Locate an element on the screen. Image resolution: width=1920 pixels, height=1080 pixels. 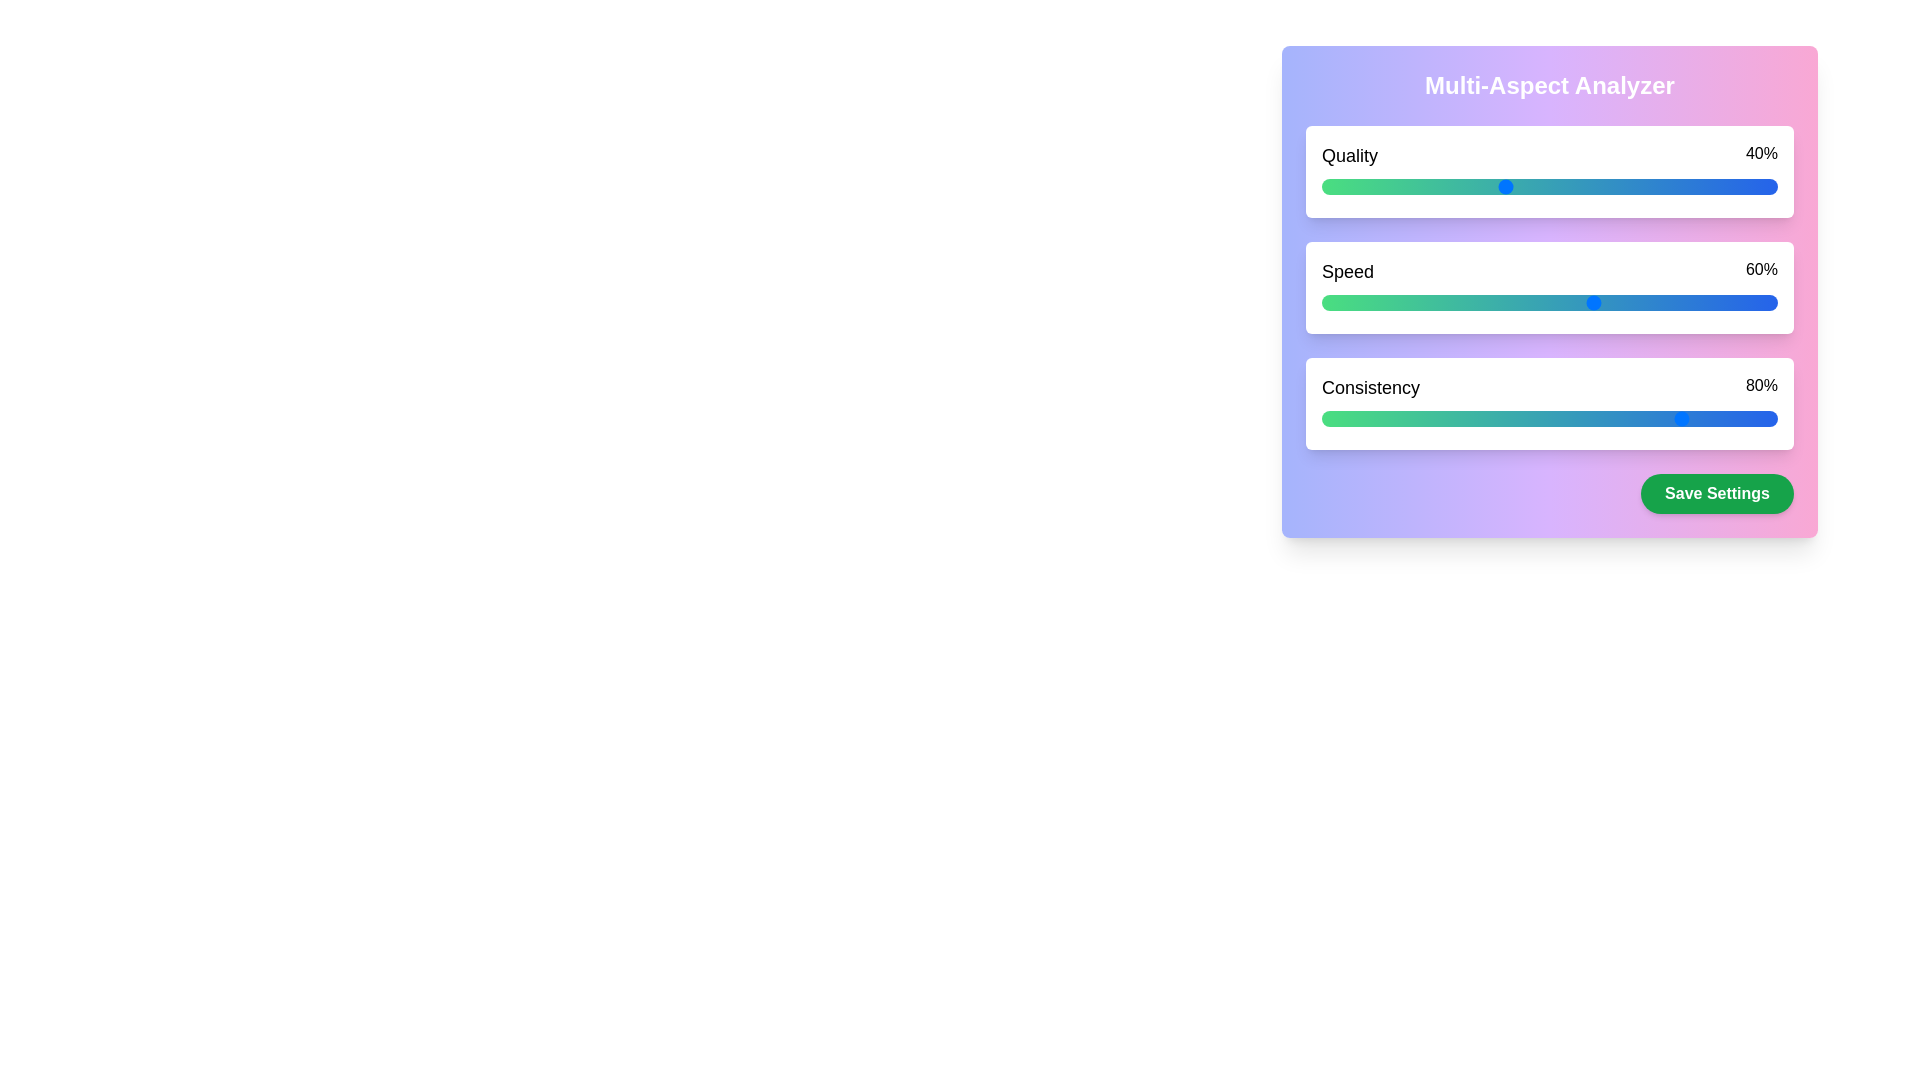
Consistency is located at coordinates (1585, 418).